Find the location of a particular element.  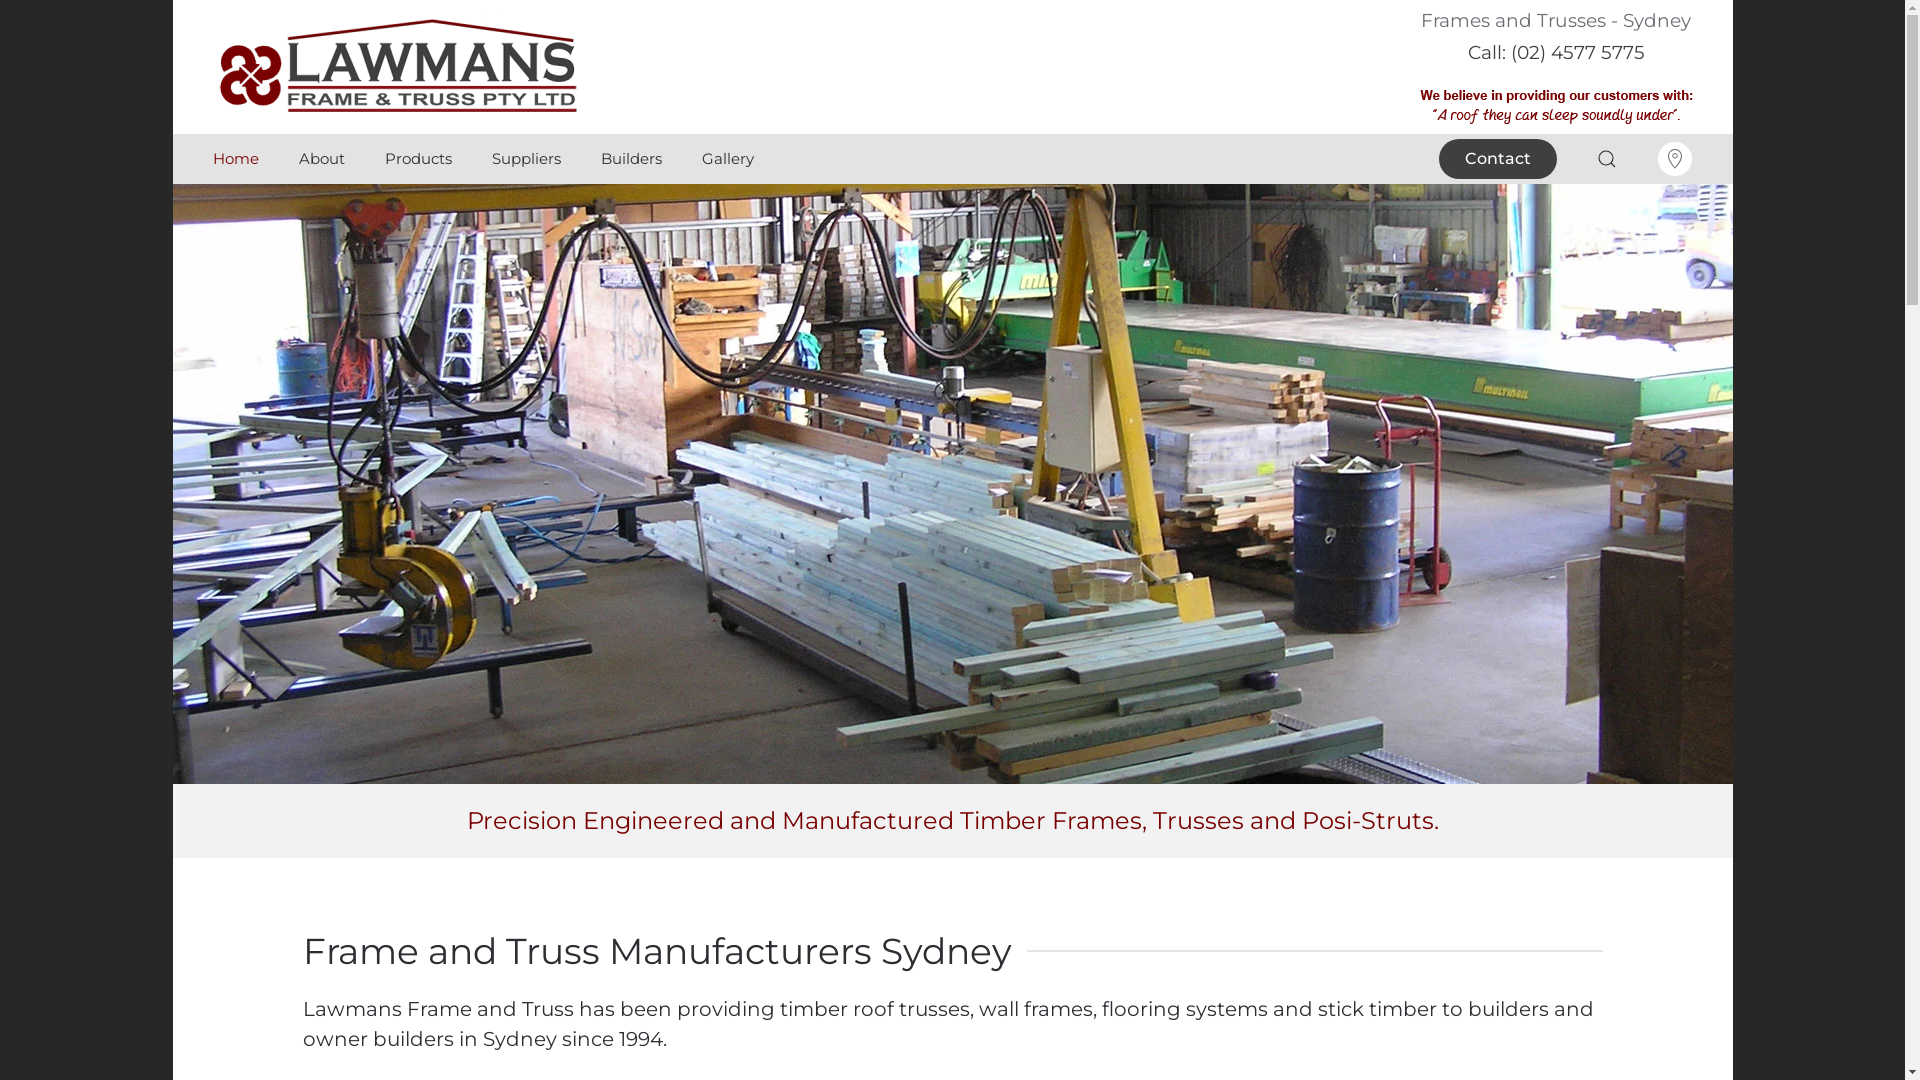

'Suppliers' is located at coordinates (526, 157).